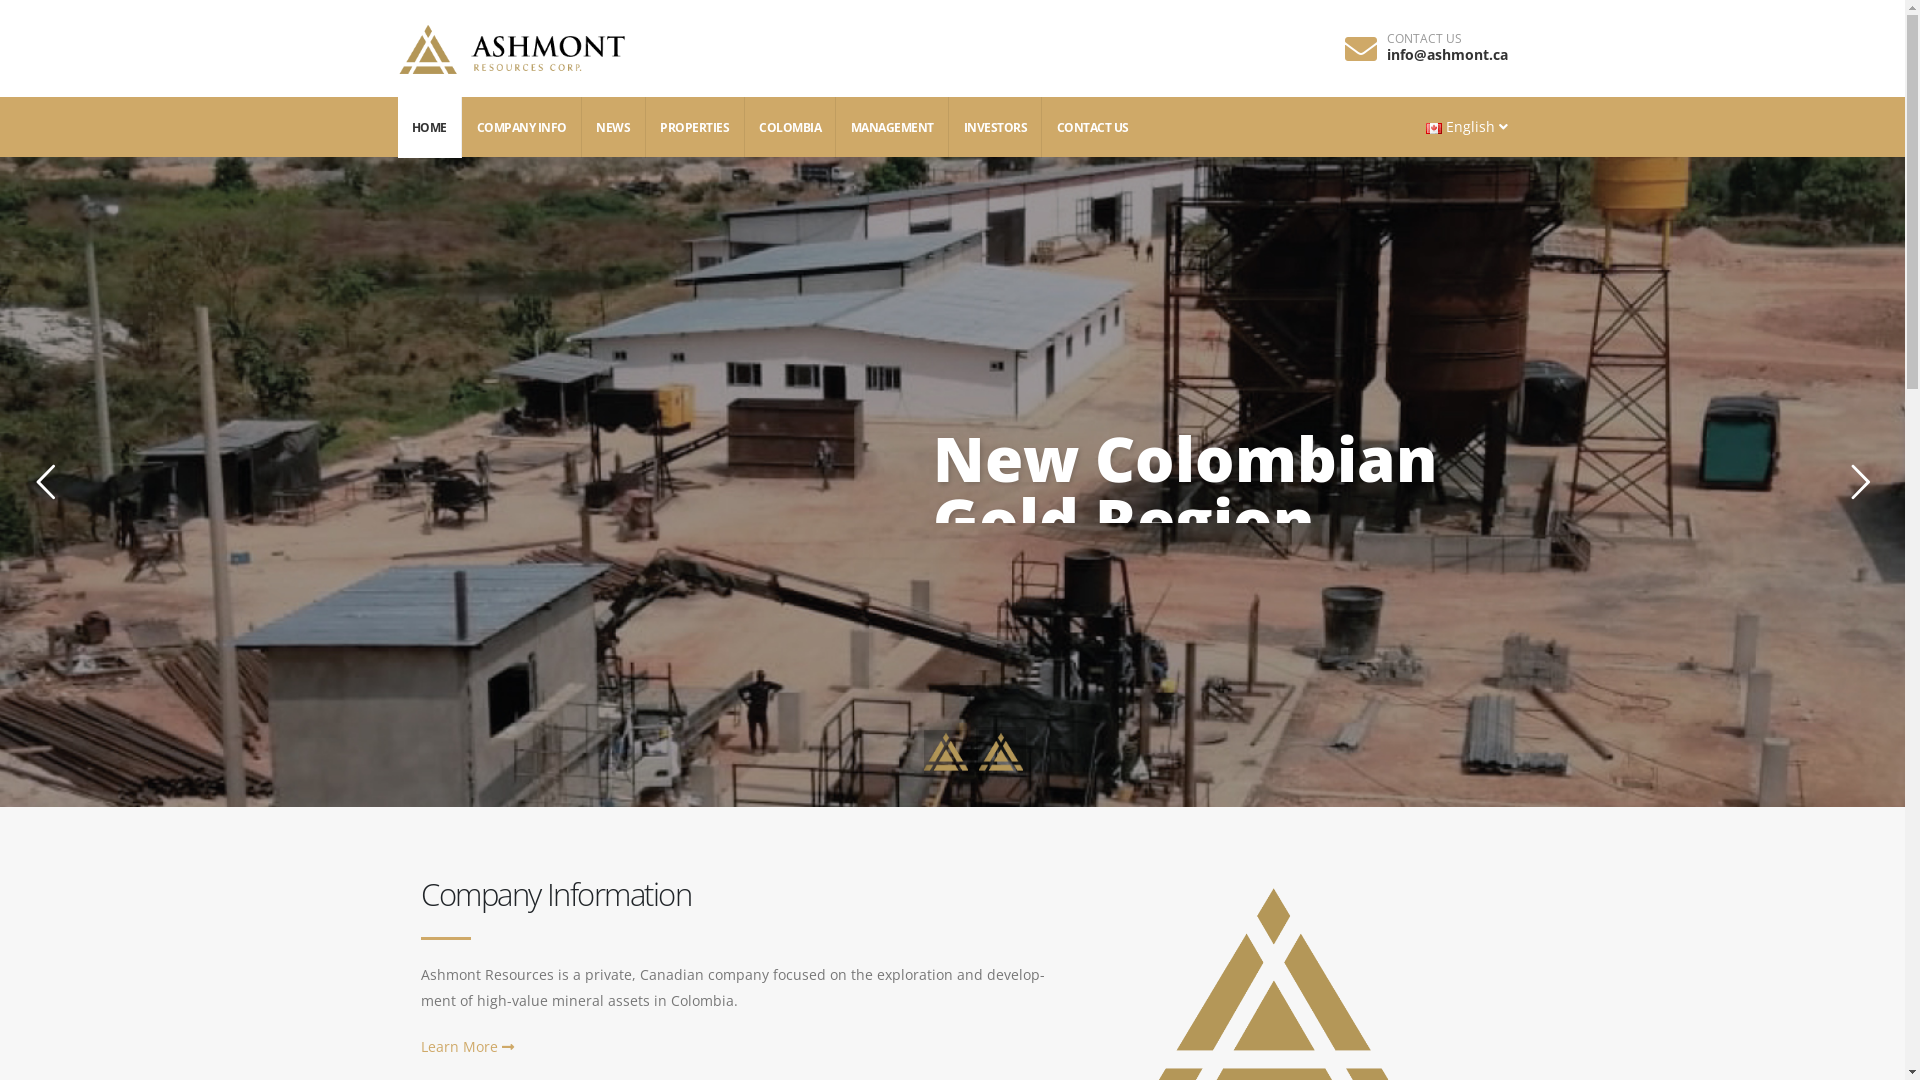 This screenshot has width=1920, height=1080. I want to click on 'info@ashmont.ca', so click(1446, 53).